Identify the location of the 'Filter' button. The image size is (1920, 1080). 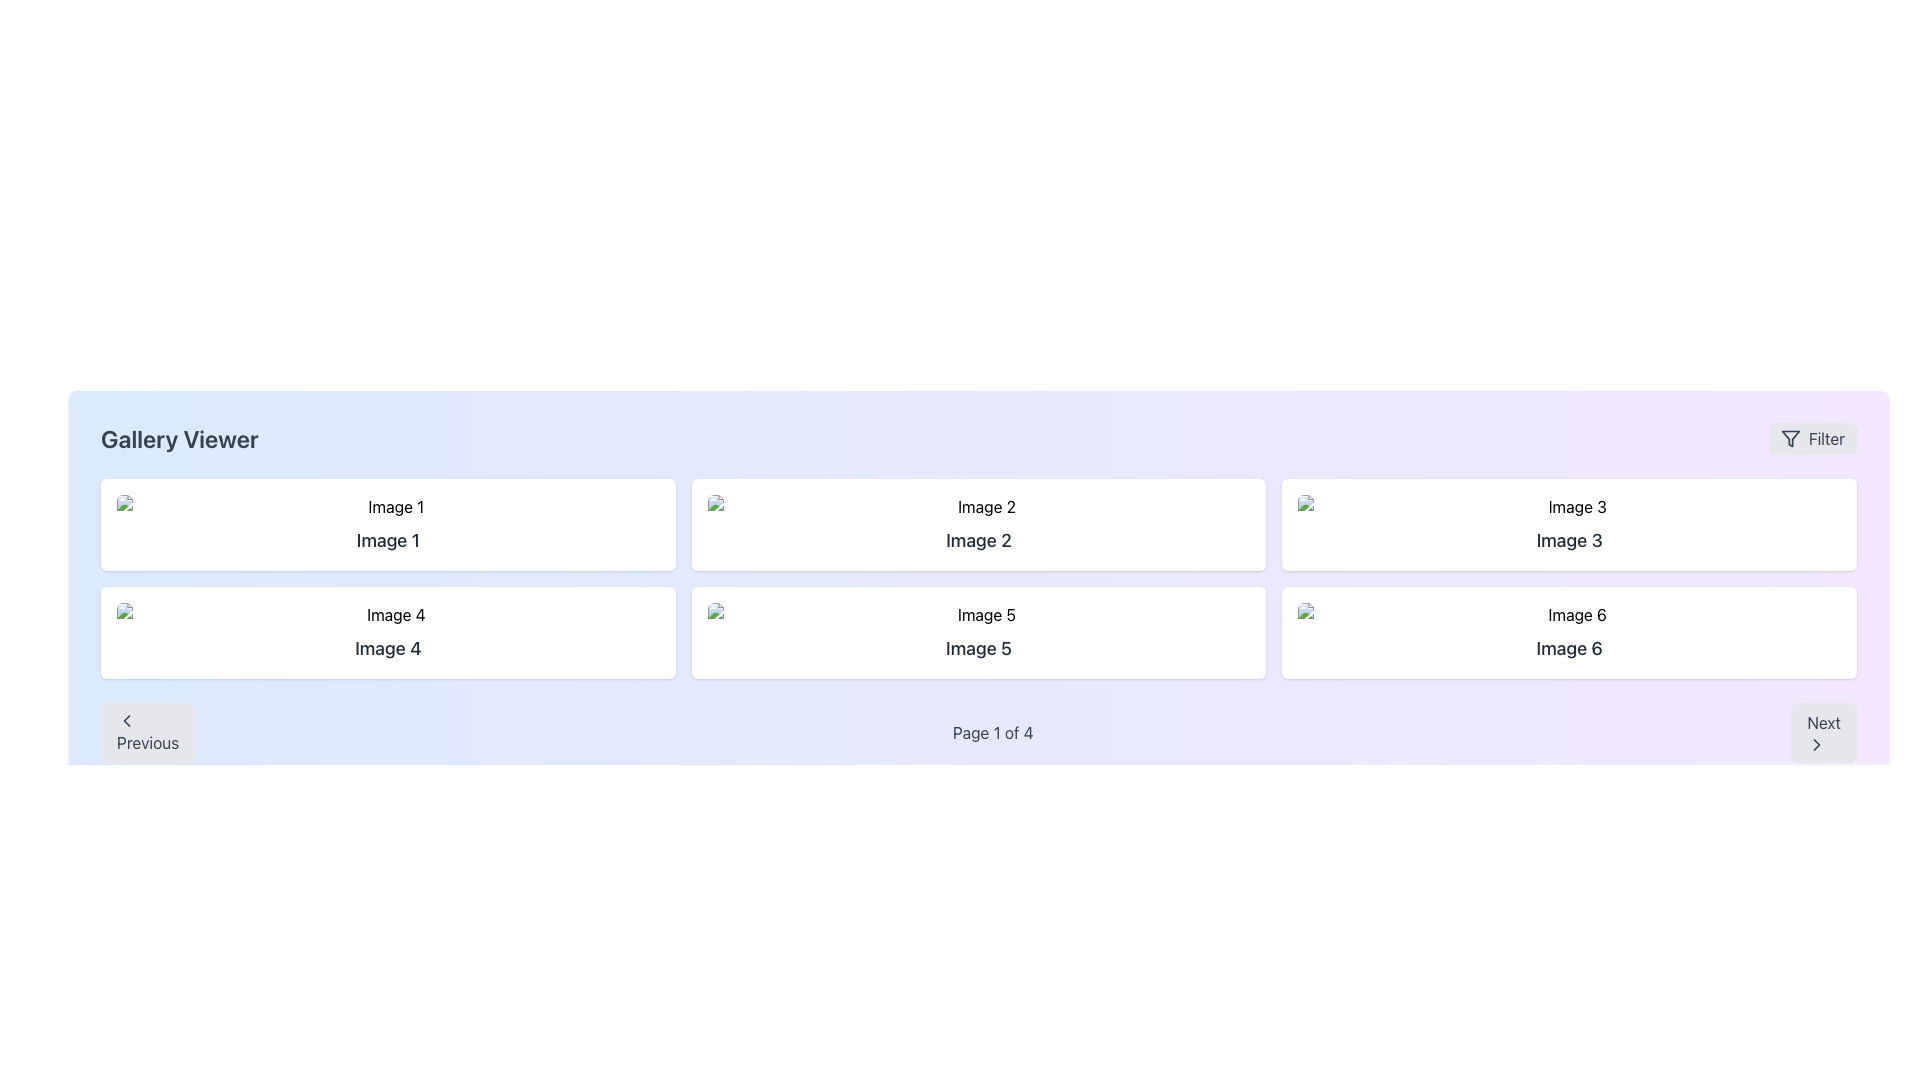
(1812, 438).